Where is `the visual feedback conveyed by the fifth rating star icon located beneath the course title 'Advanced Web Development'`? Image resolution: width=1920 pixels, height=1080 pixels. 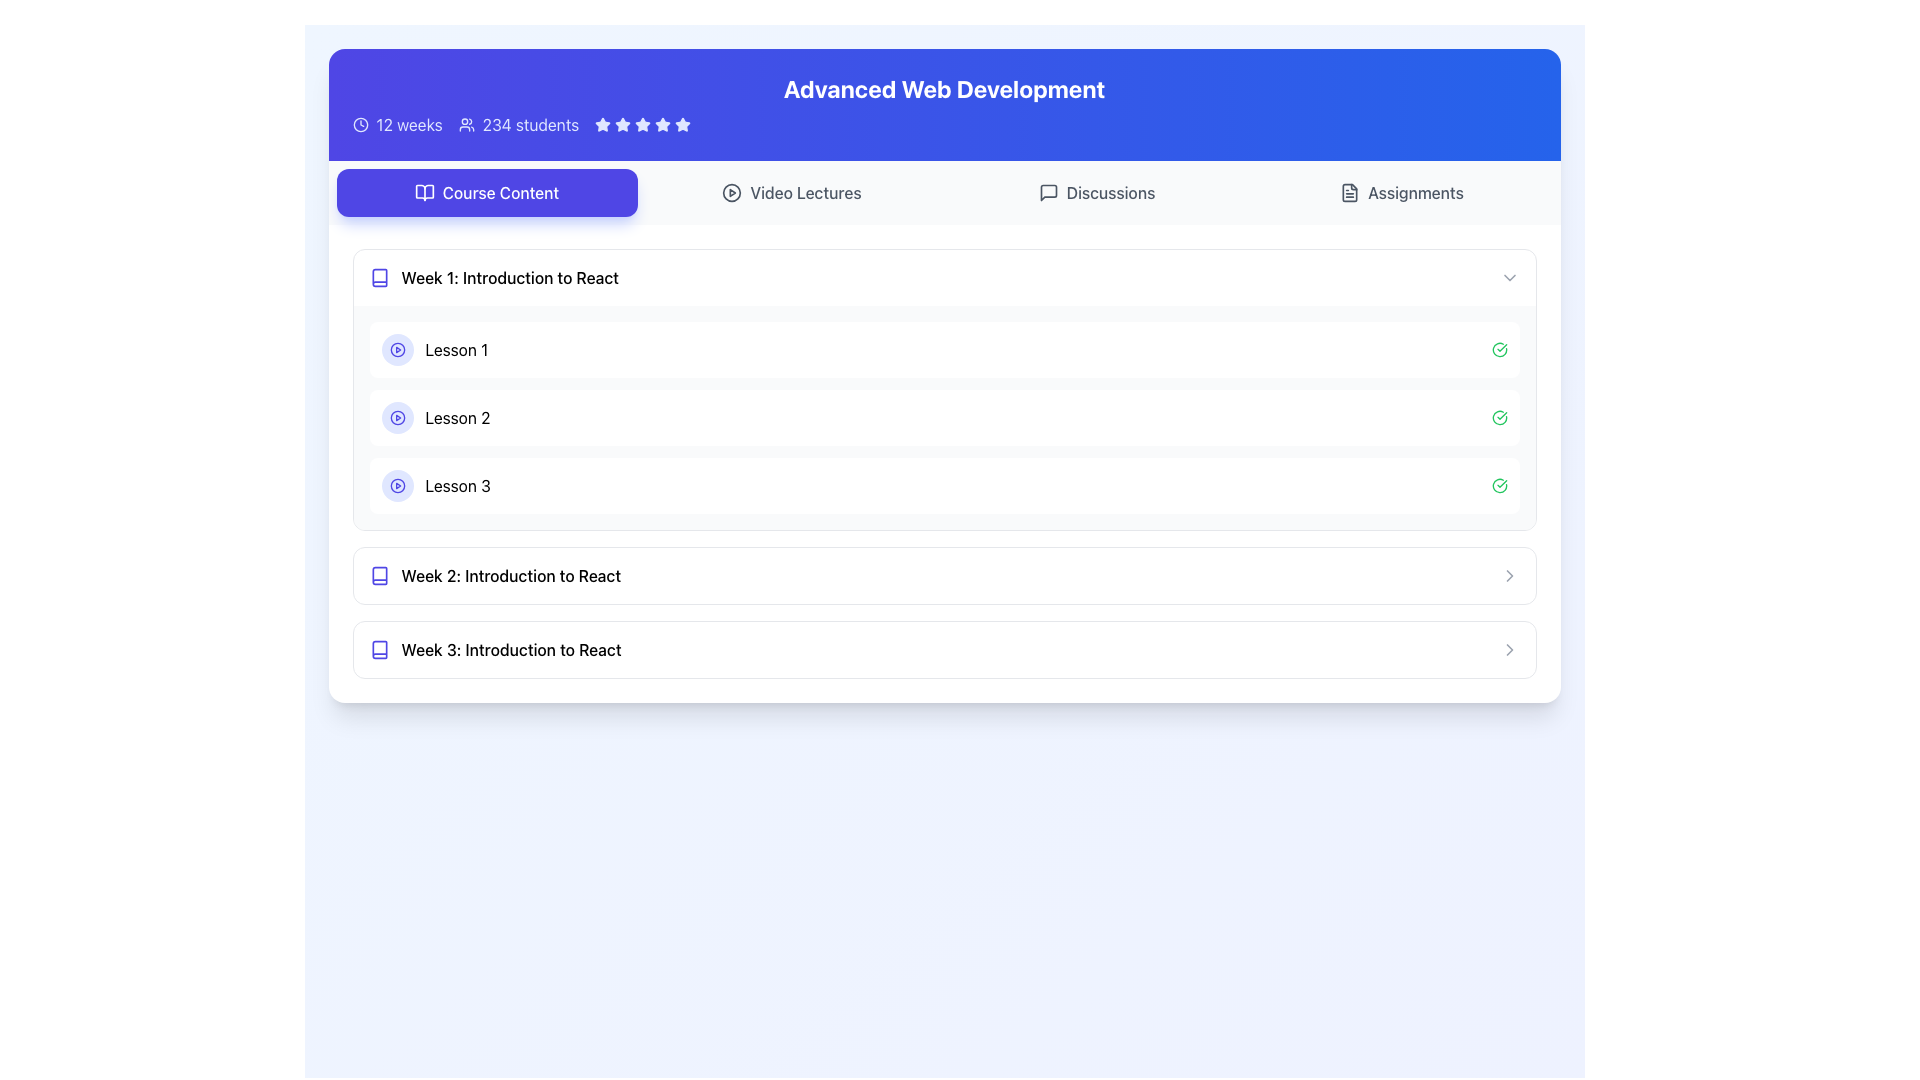 the visual feedback conveyed by the fifth rating star icon located beneath the course title 'Advanced Web Development' is located at coordinates (663, 124).